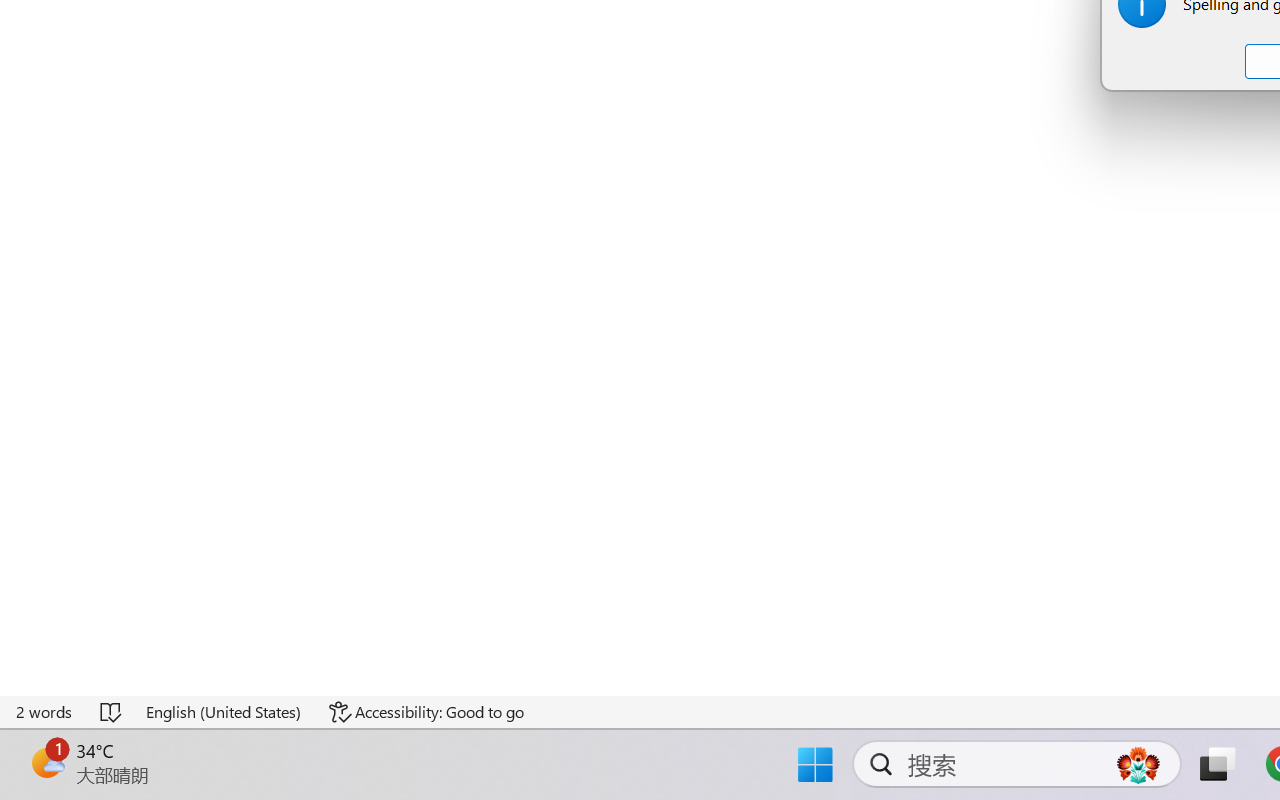 The image size is (1280, 800). What do you see at coordinates (46, 762) in the screenshot?
I see `'AutomationID: BadgeAnchorLargeTicker'` at bounding box center [46, 762].